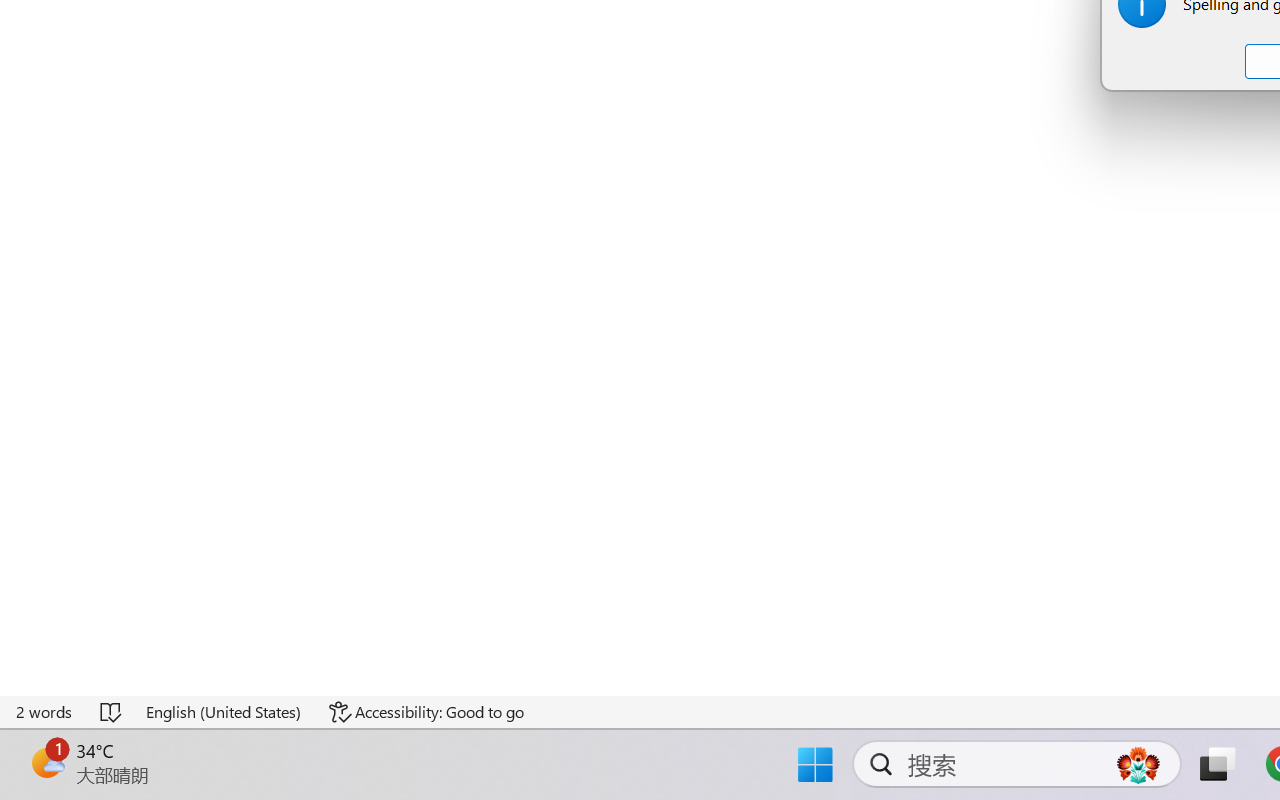 The image size is (1280, 800). What do you see at coordinates (46, 762) in the screenshot?
I see `'AutomationID: BadgeAnchorLargeTicker'` at bounding box center [46, 762].